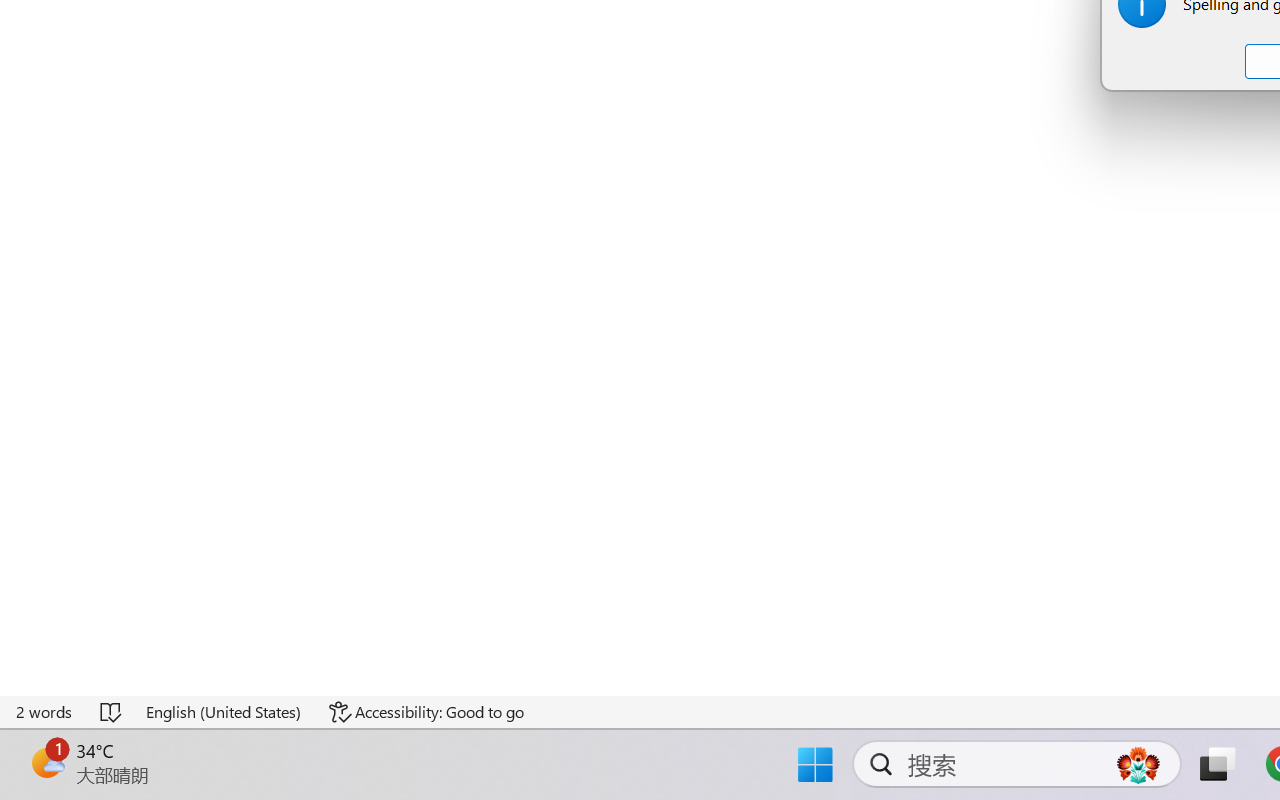 The image size is (1280, 800). What do you see at coordinates (46, 762) in the screenshot?
I see `'AutomationID: BadgeAnchorLargeTicker'` at bounding box center [46, 762].